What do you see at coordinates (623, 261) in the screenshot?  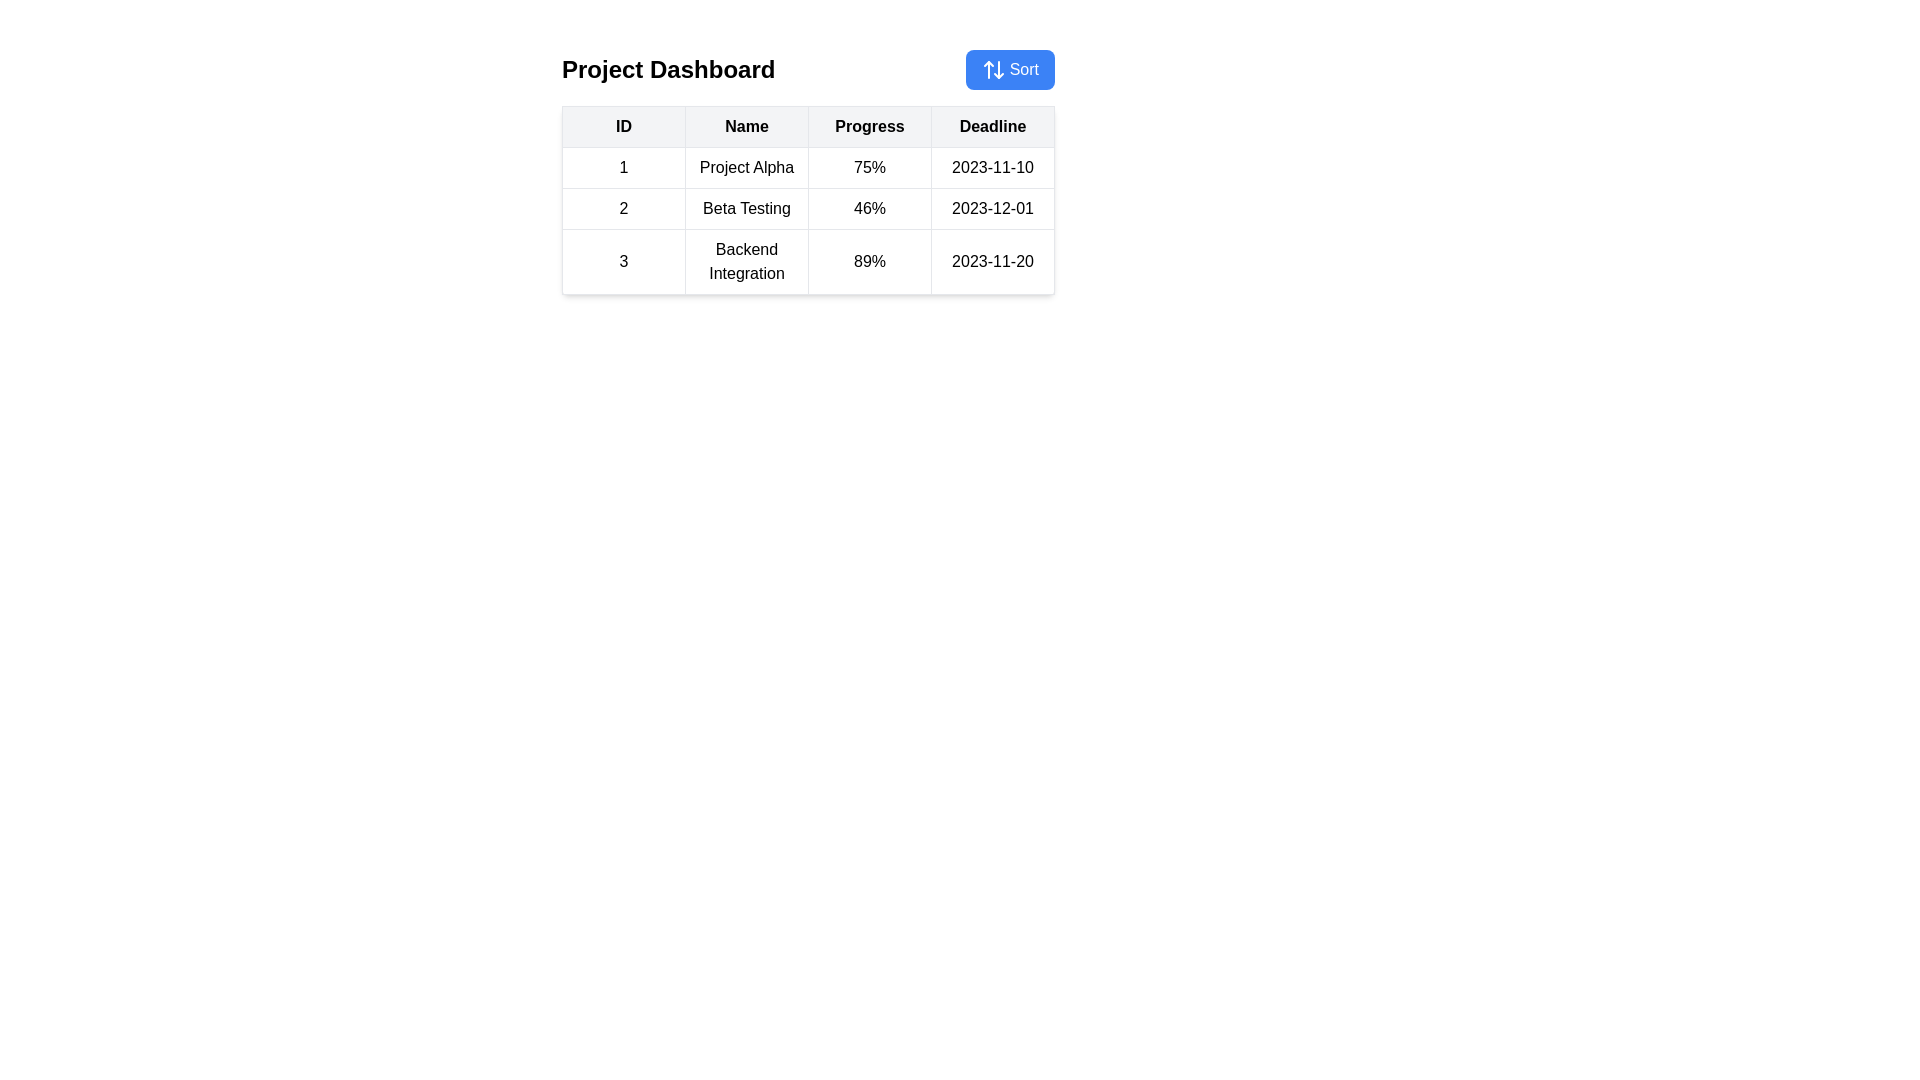 I see `the table cell in the leftmost column under the header 'ID' in the third row` at bounding box center [623, 261].